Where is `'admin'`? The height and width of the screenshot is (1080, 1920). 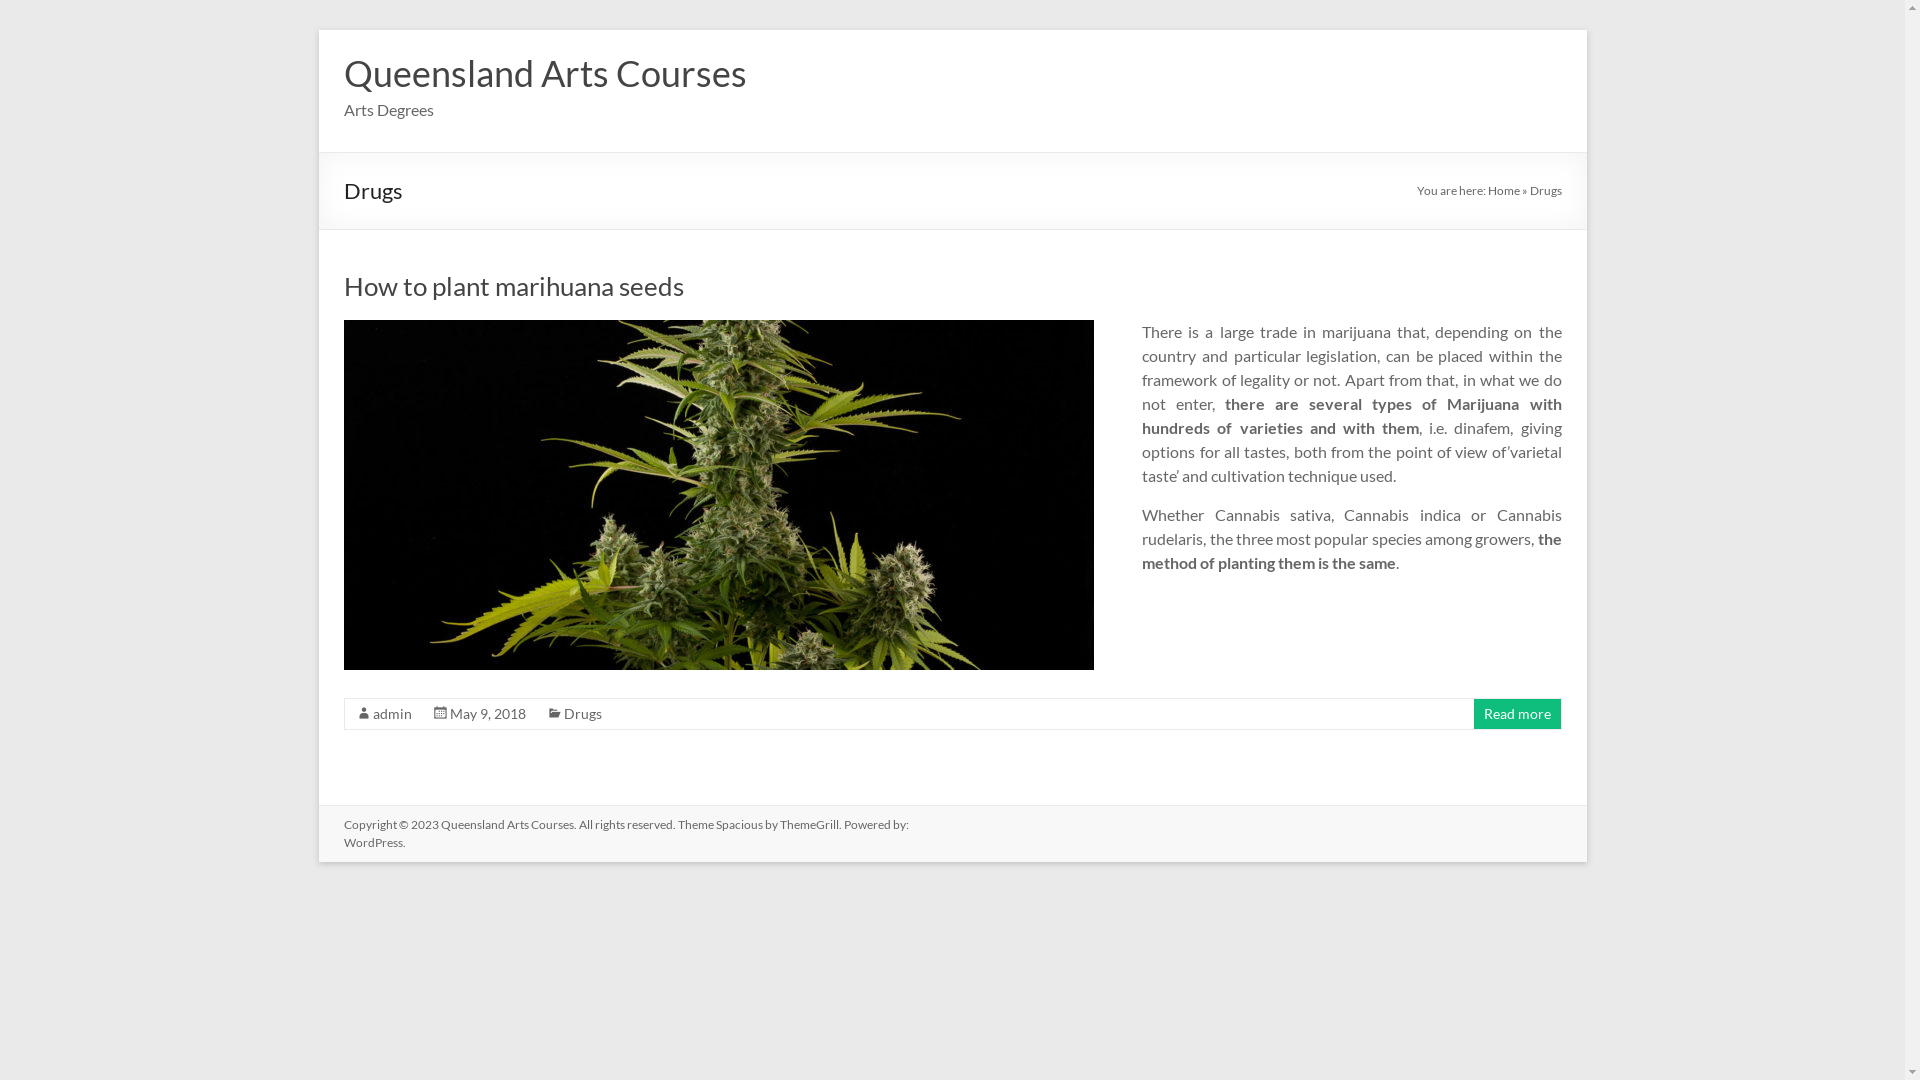 'admin' is located at coordinates (372, 712).